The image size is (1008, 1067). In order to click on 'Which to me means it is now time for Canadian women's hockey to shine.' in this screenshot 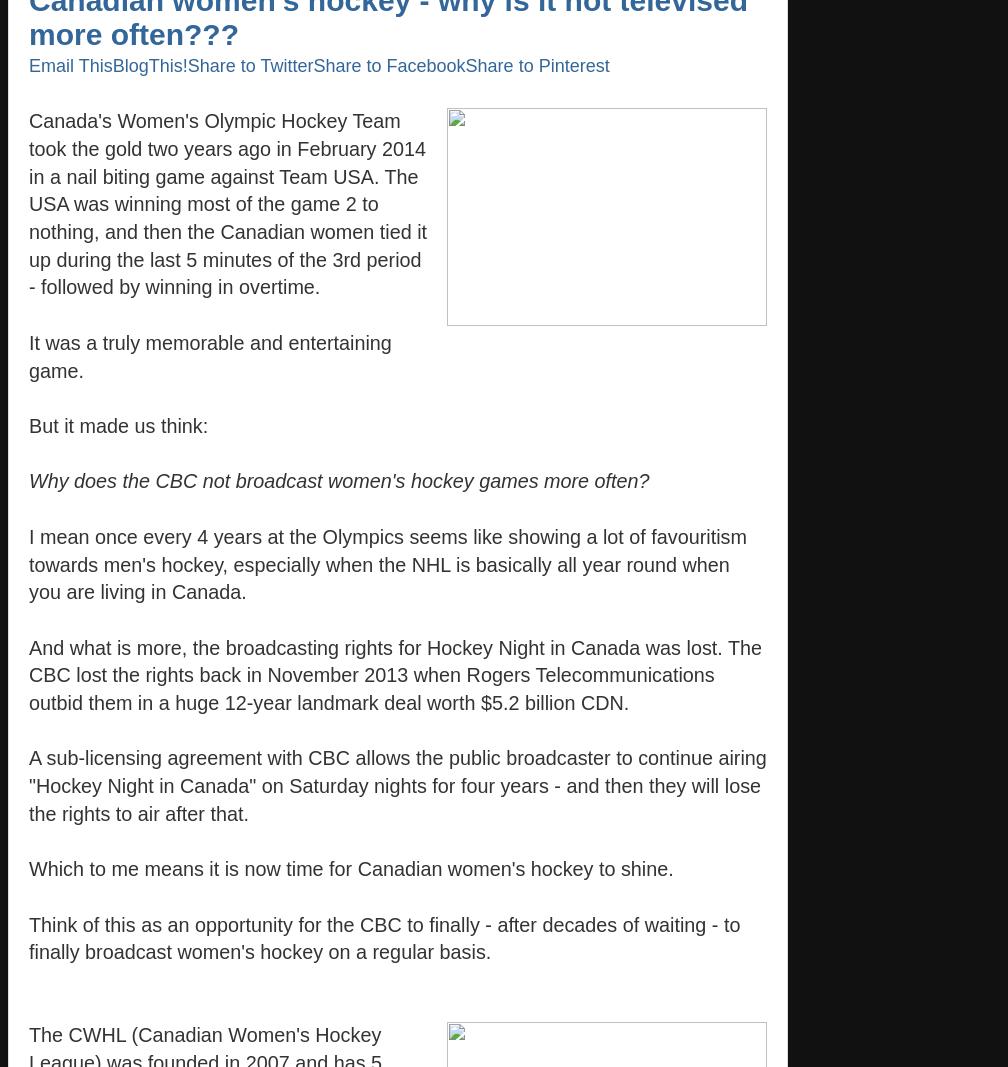, I will do `click(350, 867)`.